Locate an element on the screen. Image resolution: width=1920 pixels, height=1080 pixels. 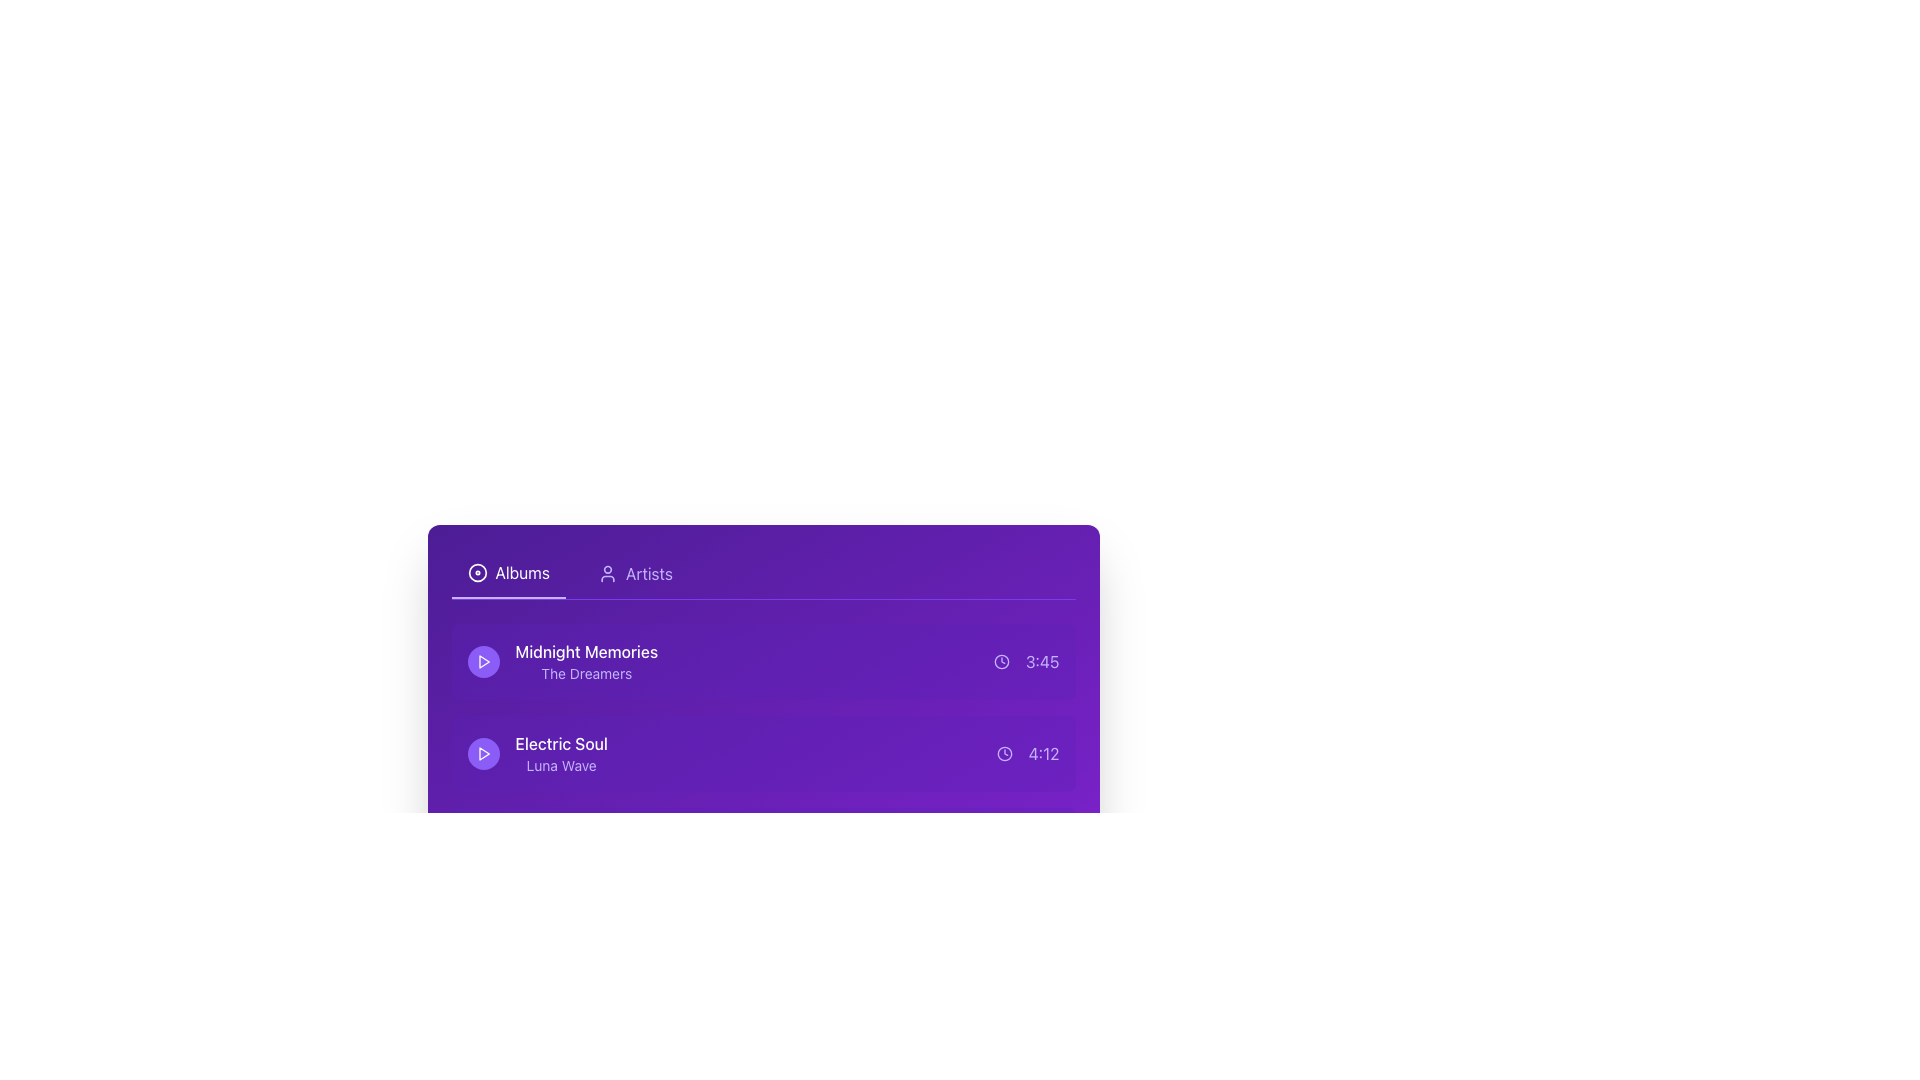
the Duration display element showing '3:45' styled in text-violet-300 color, positioned adjacent to a clock icon at the far right of the track row is located at coordinates (1026, 662).